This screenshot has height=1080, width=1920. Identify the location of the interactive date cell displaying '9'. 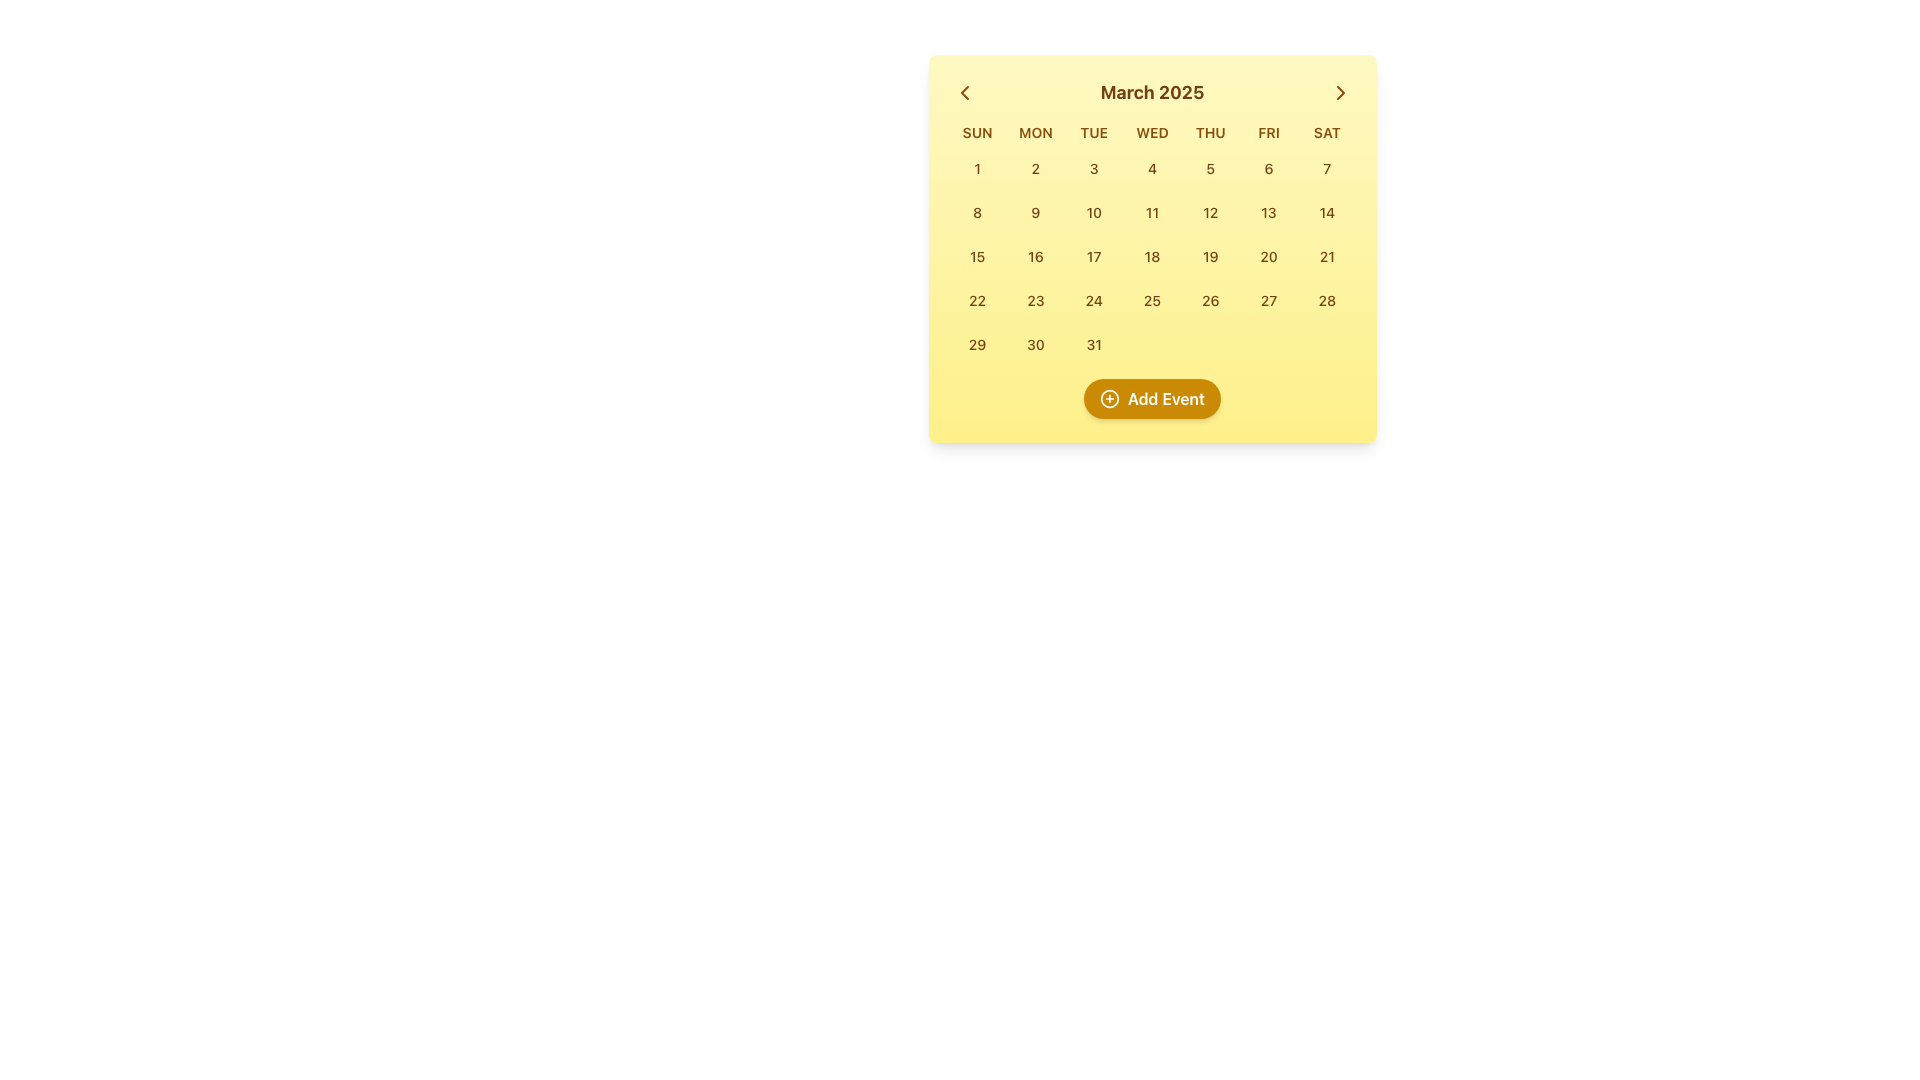
(1035, 212).